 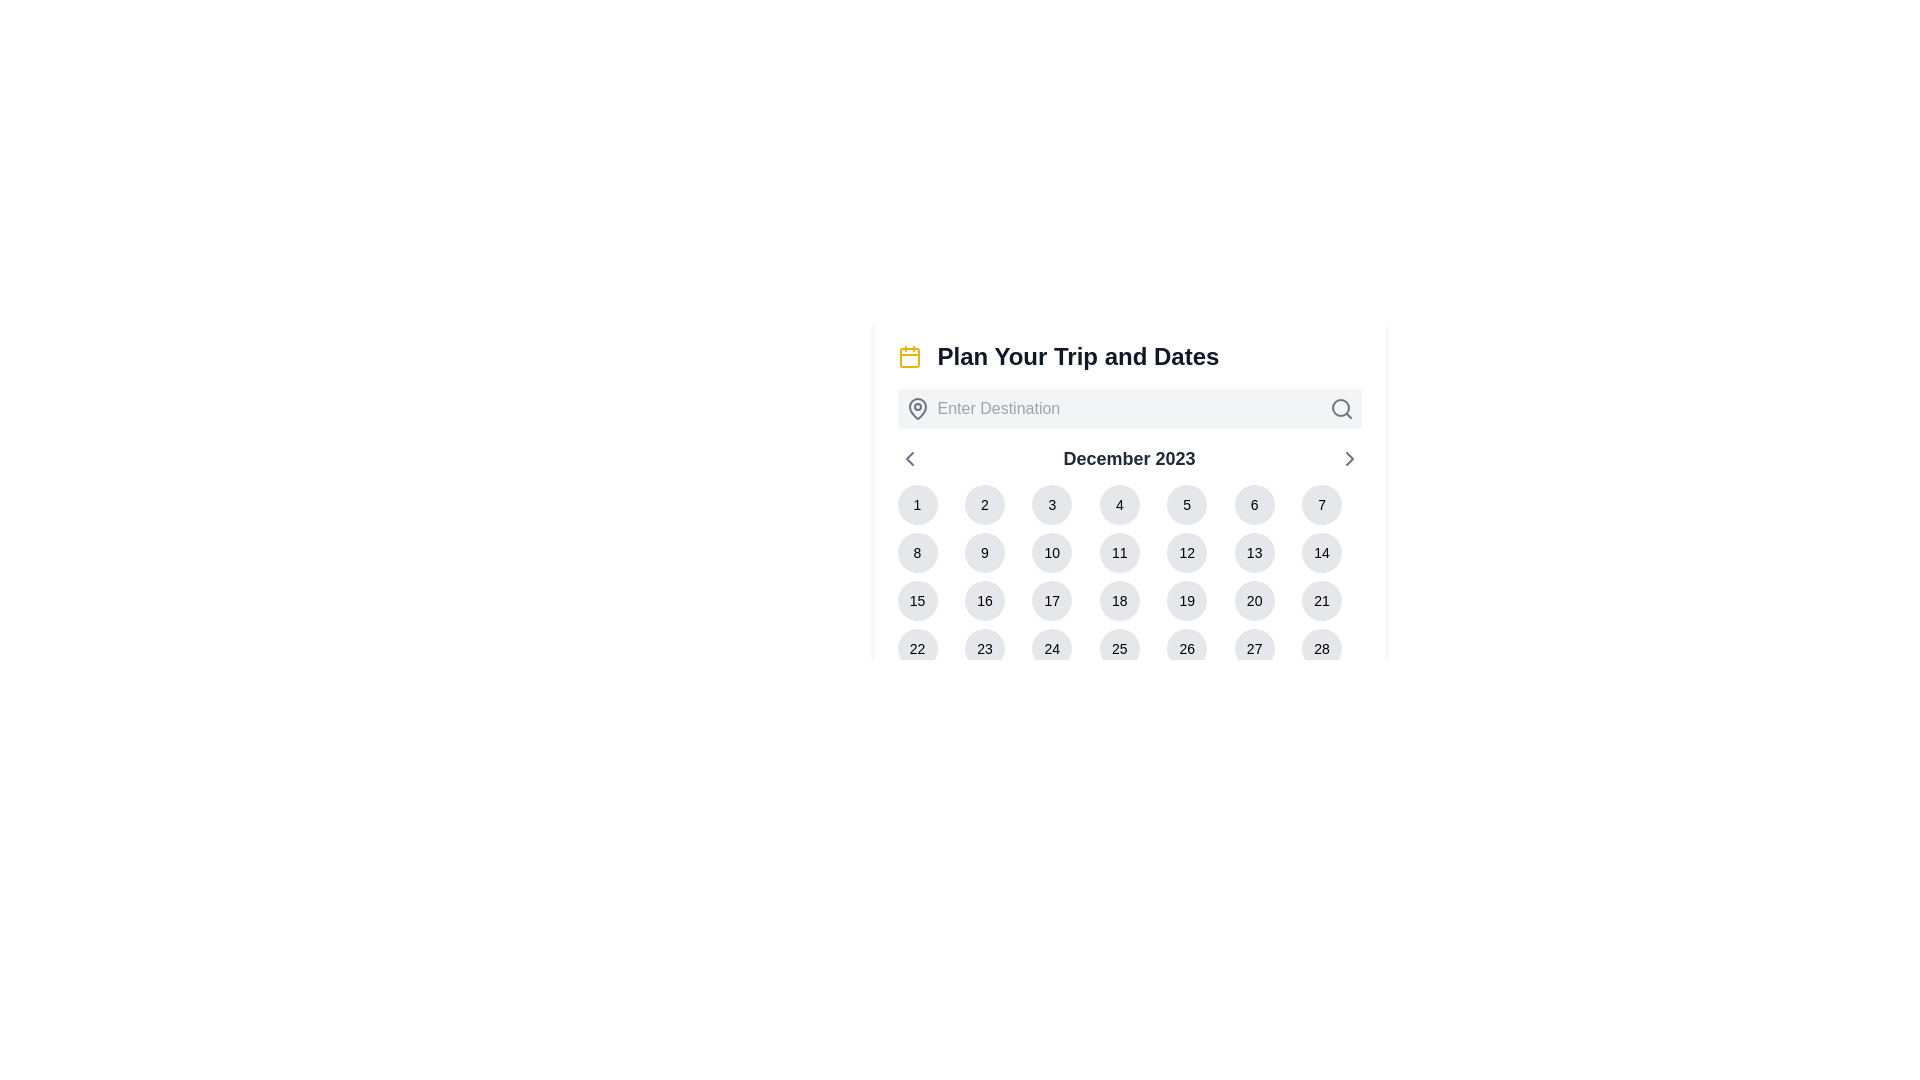 What do you see at coordinates (1051, 648) in the screenshot?
I see `the button representing December 24, 2023, in the calendar` at bounding box center [1051, 648].